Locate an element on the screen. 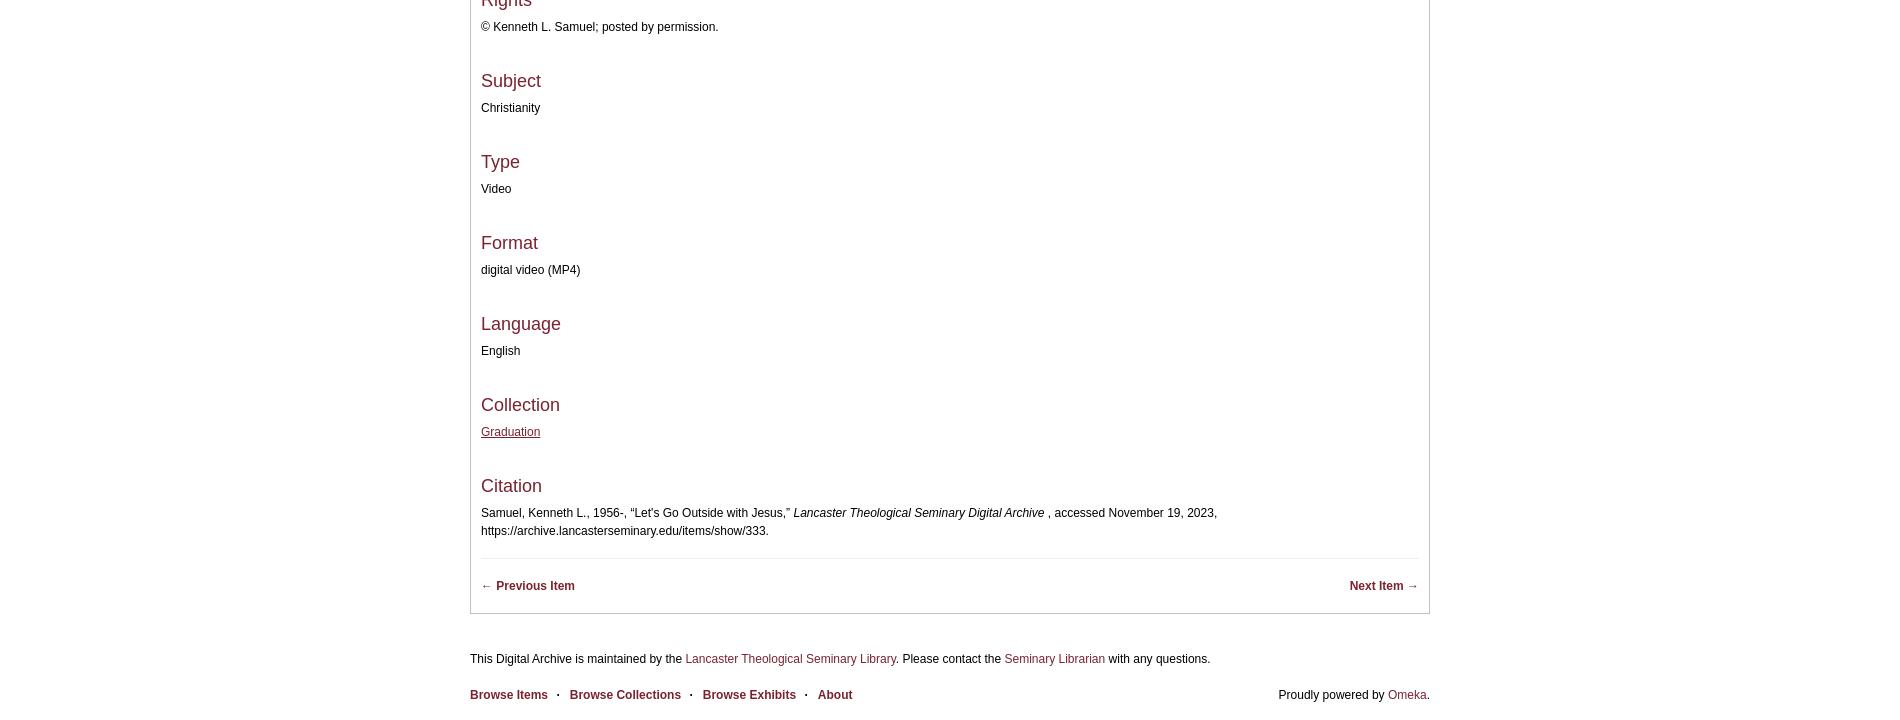 The image size is (1900, 720). 'This Digital Archive is maintained by the' is located at coordinates (577, 659).